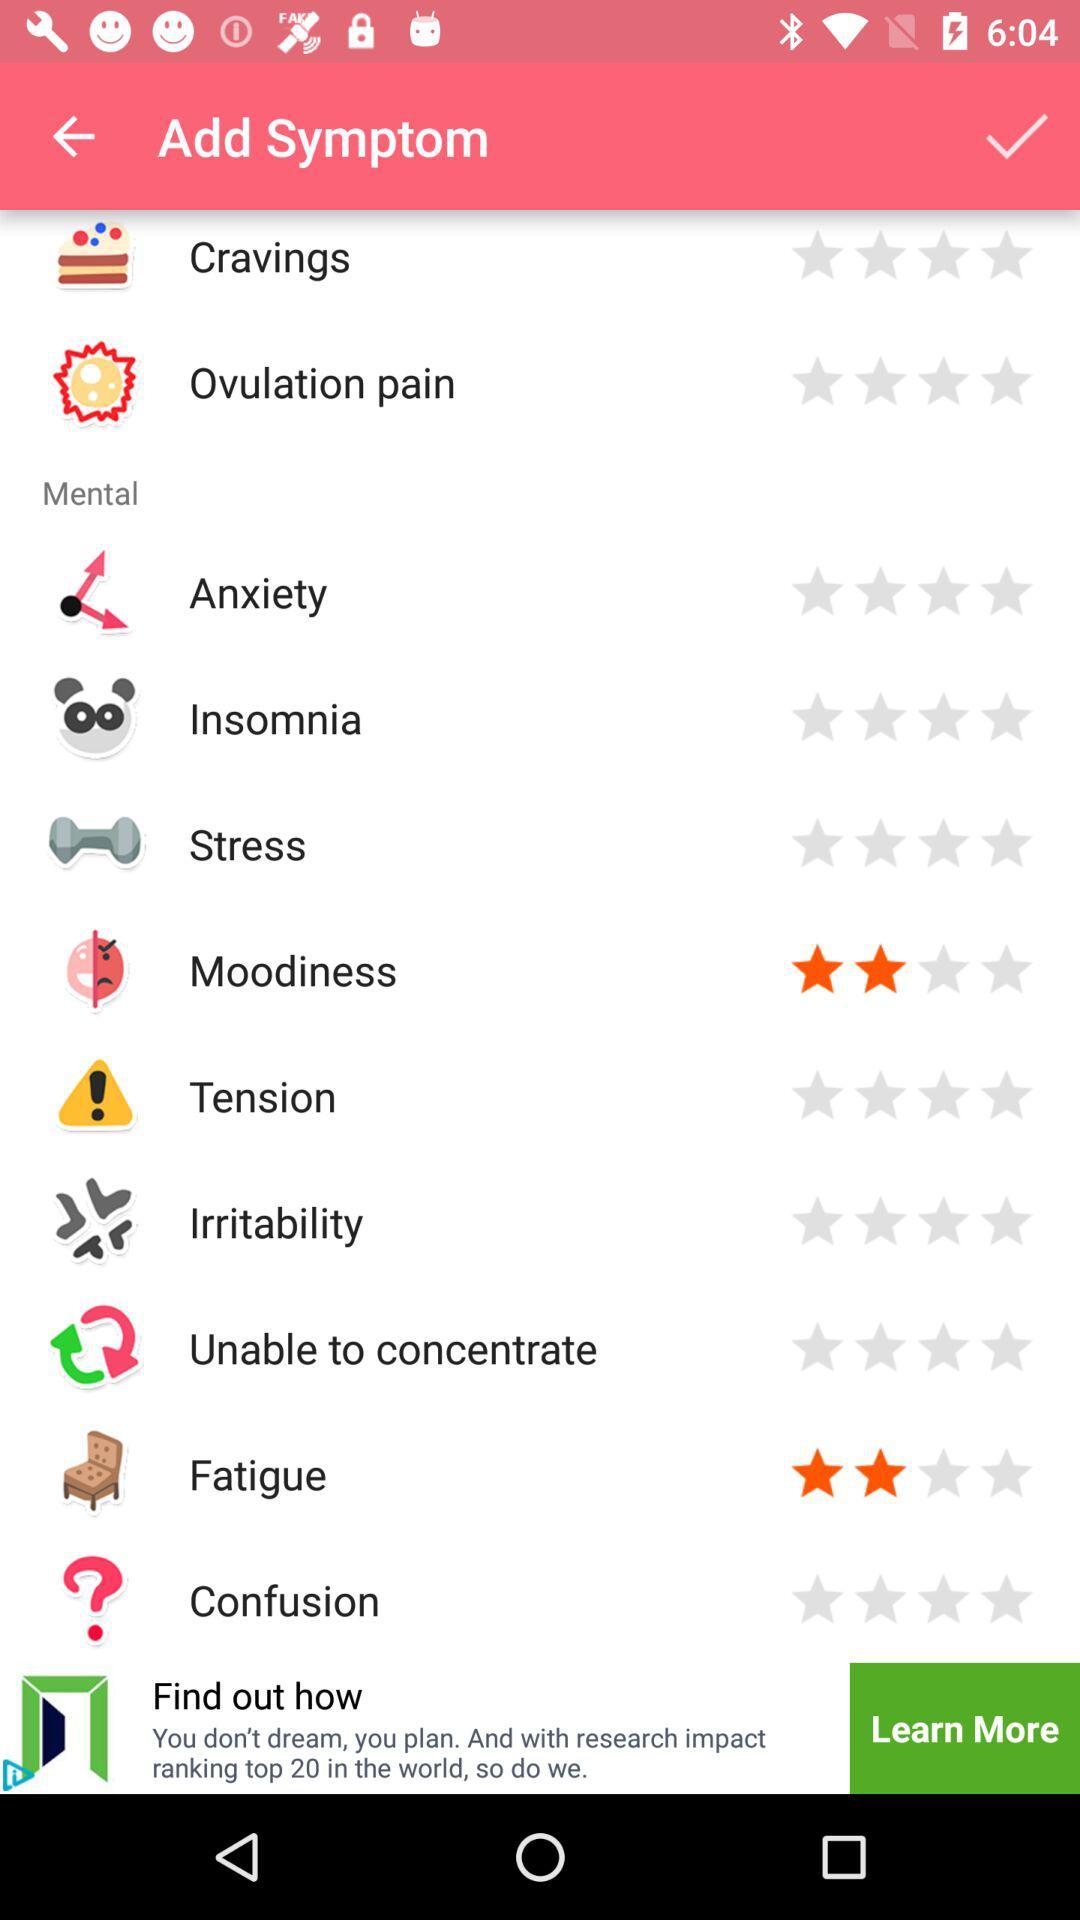 Image resolution: width=1080 pixels, height=1920 pixels. I want to click on 4 star rating, so click(1006, 1220).